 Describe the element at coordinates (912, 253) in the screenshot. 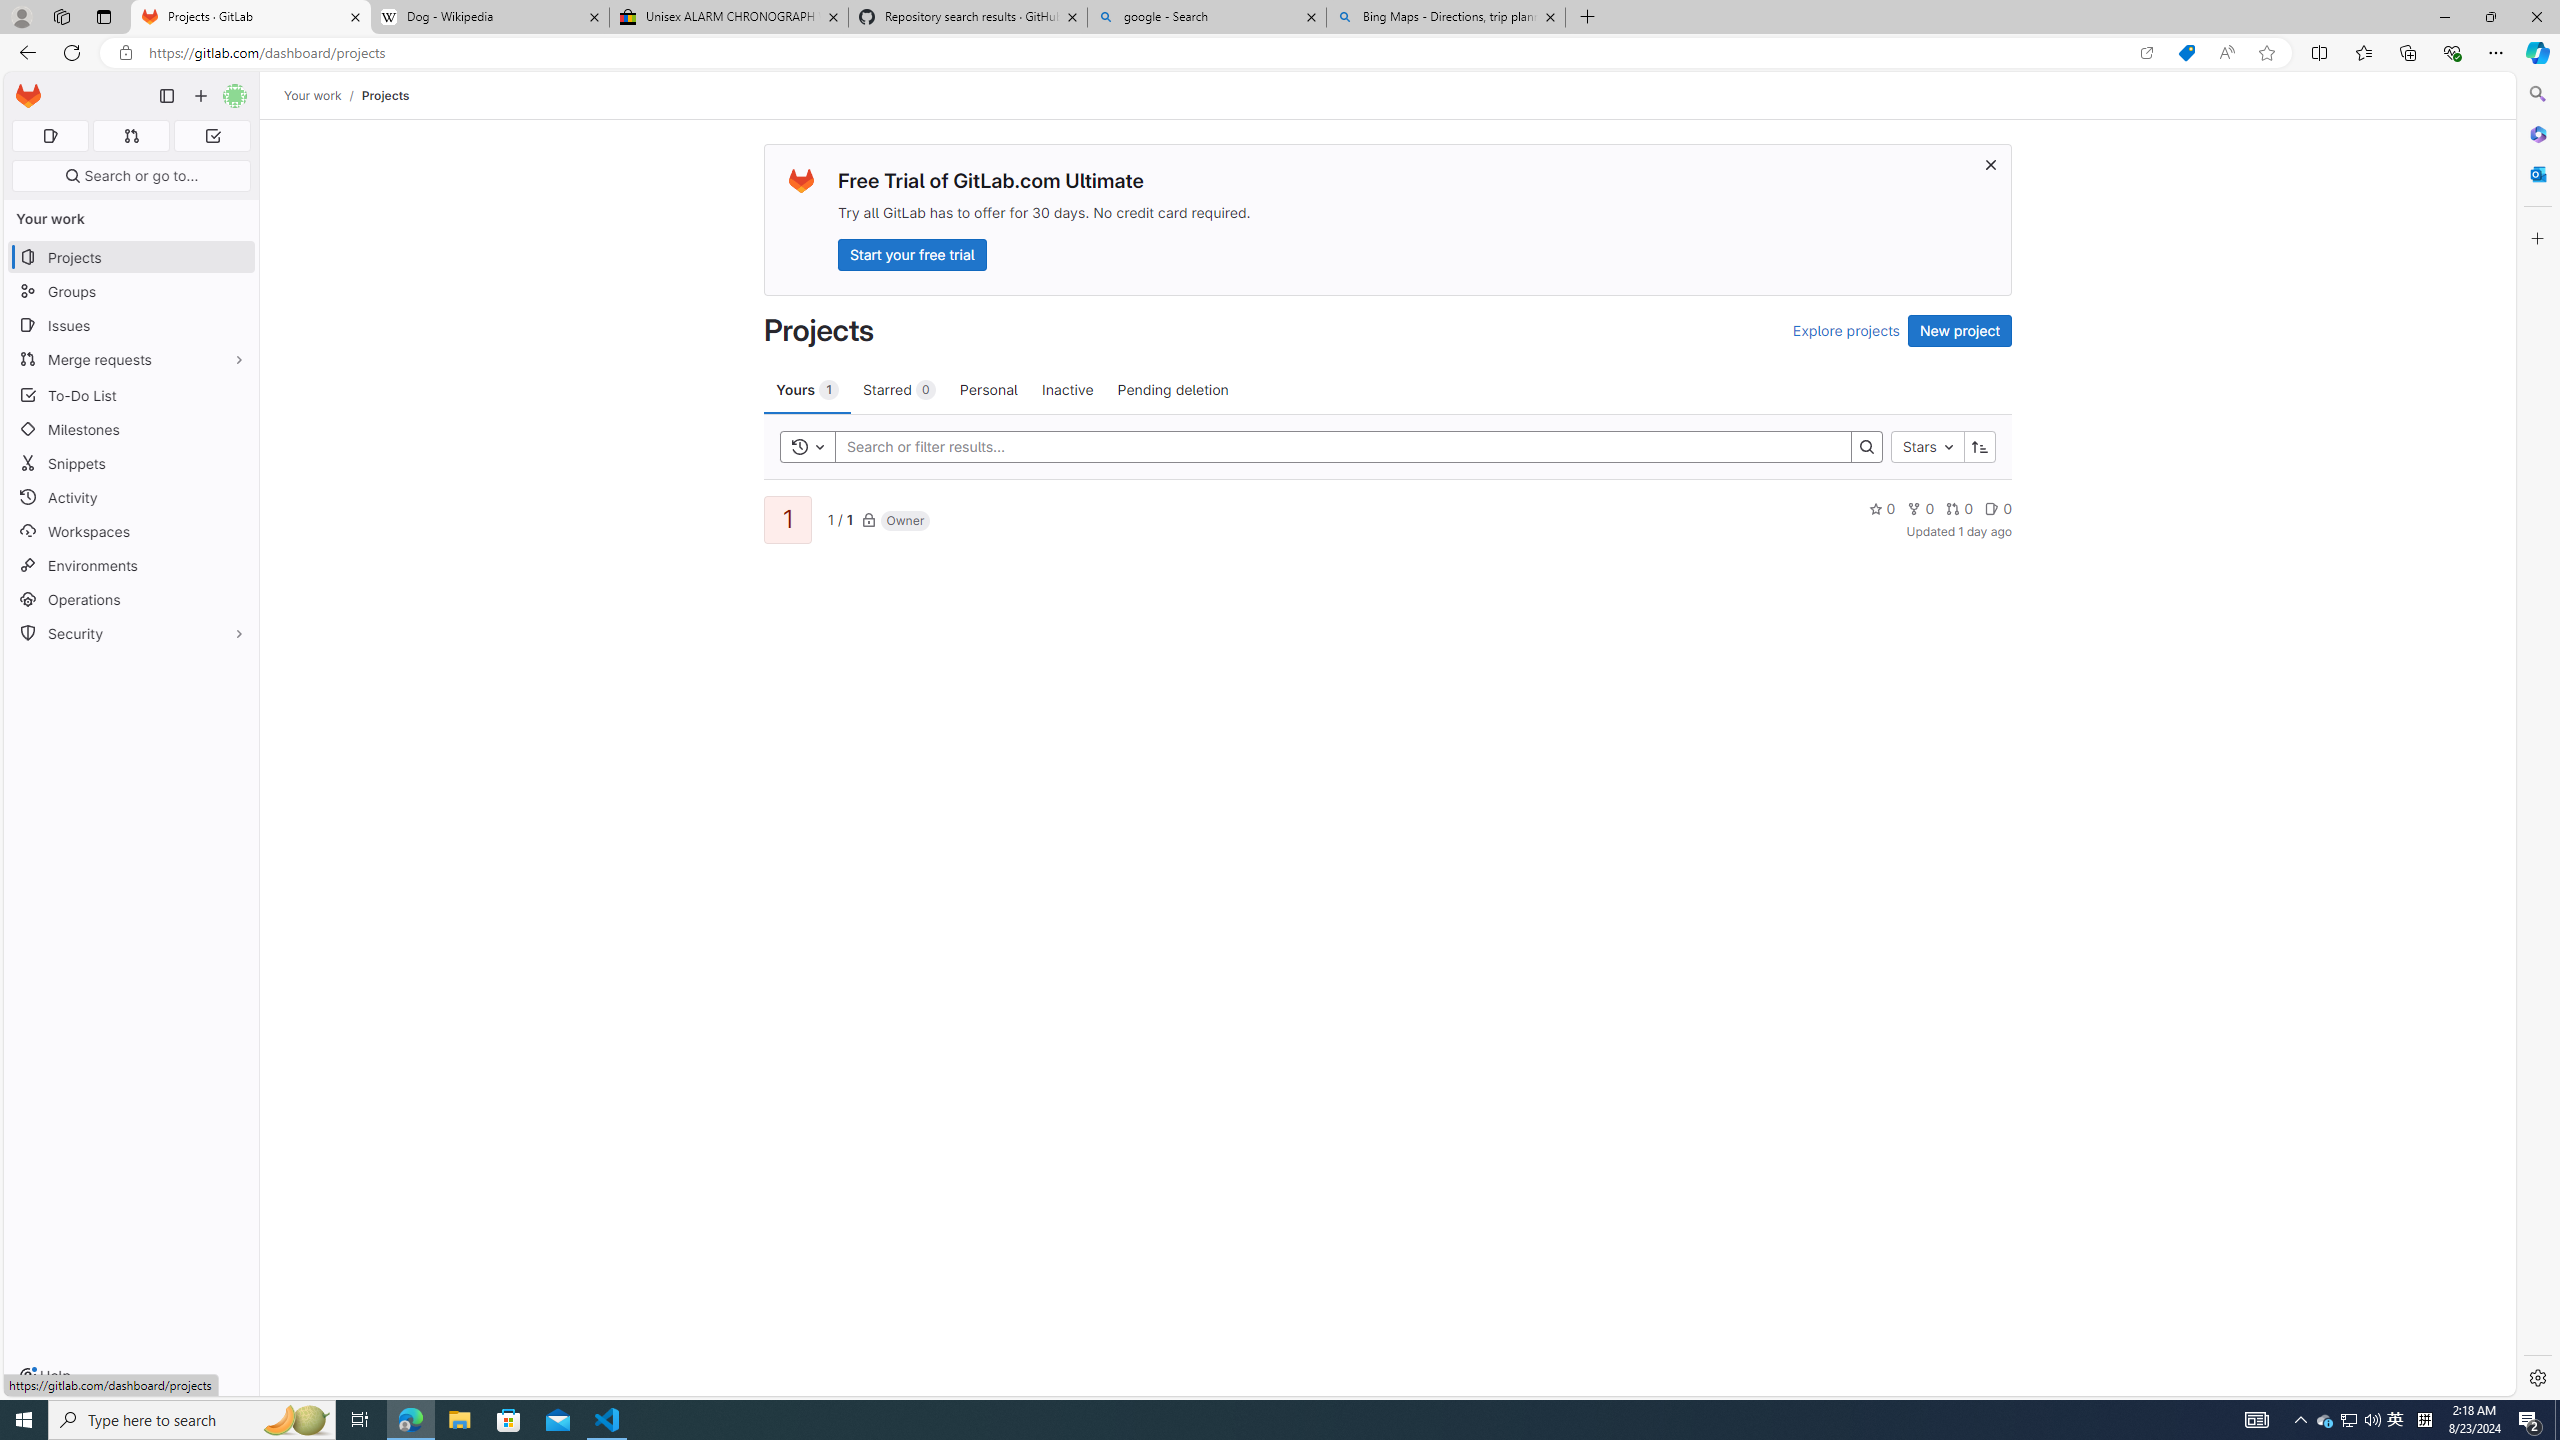

I see `'Start your free trial'` at that location.